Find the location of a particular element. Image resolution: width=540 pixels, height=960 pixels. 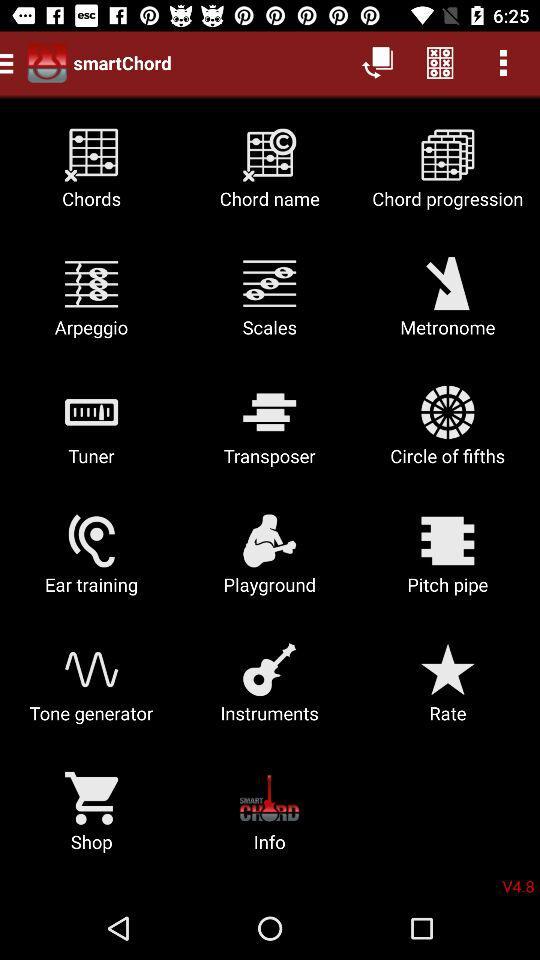

playground icon is located at coordinates (269, 561).